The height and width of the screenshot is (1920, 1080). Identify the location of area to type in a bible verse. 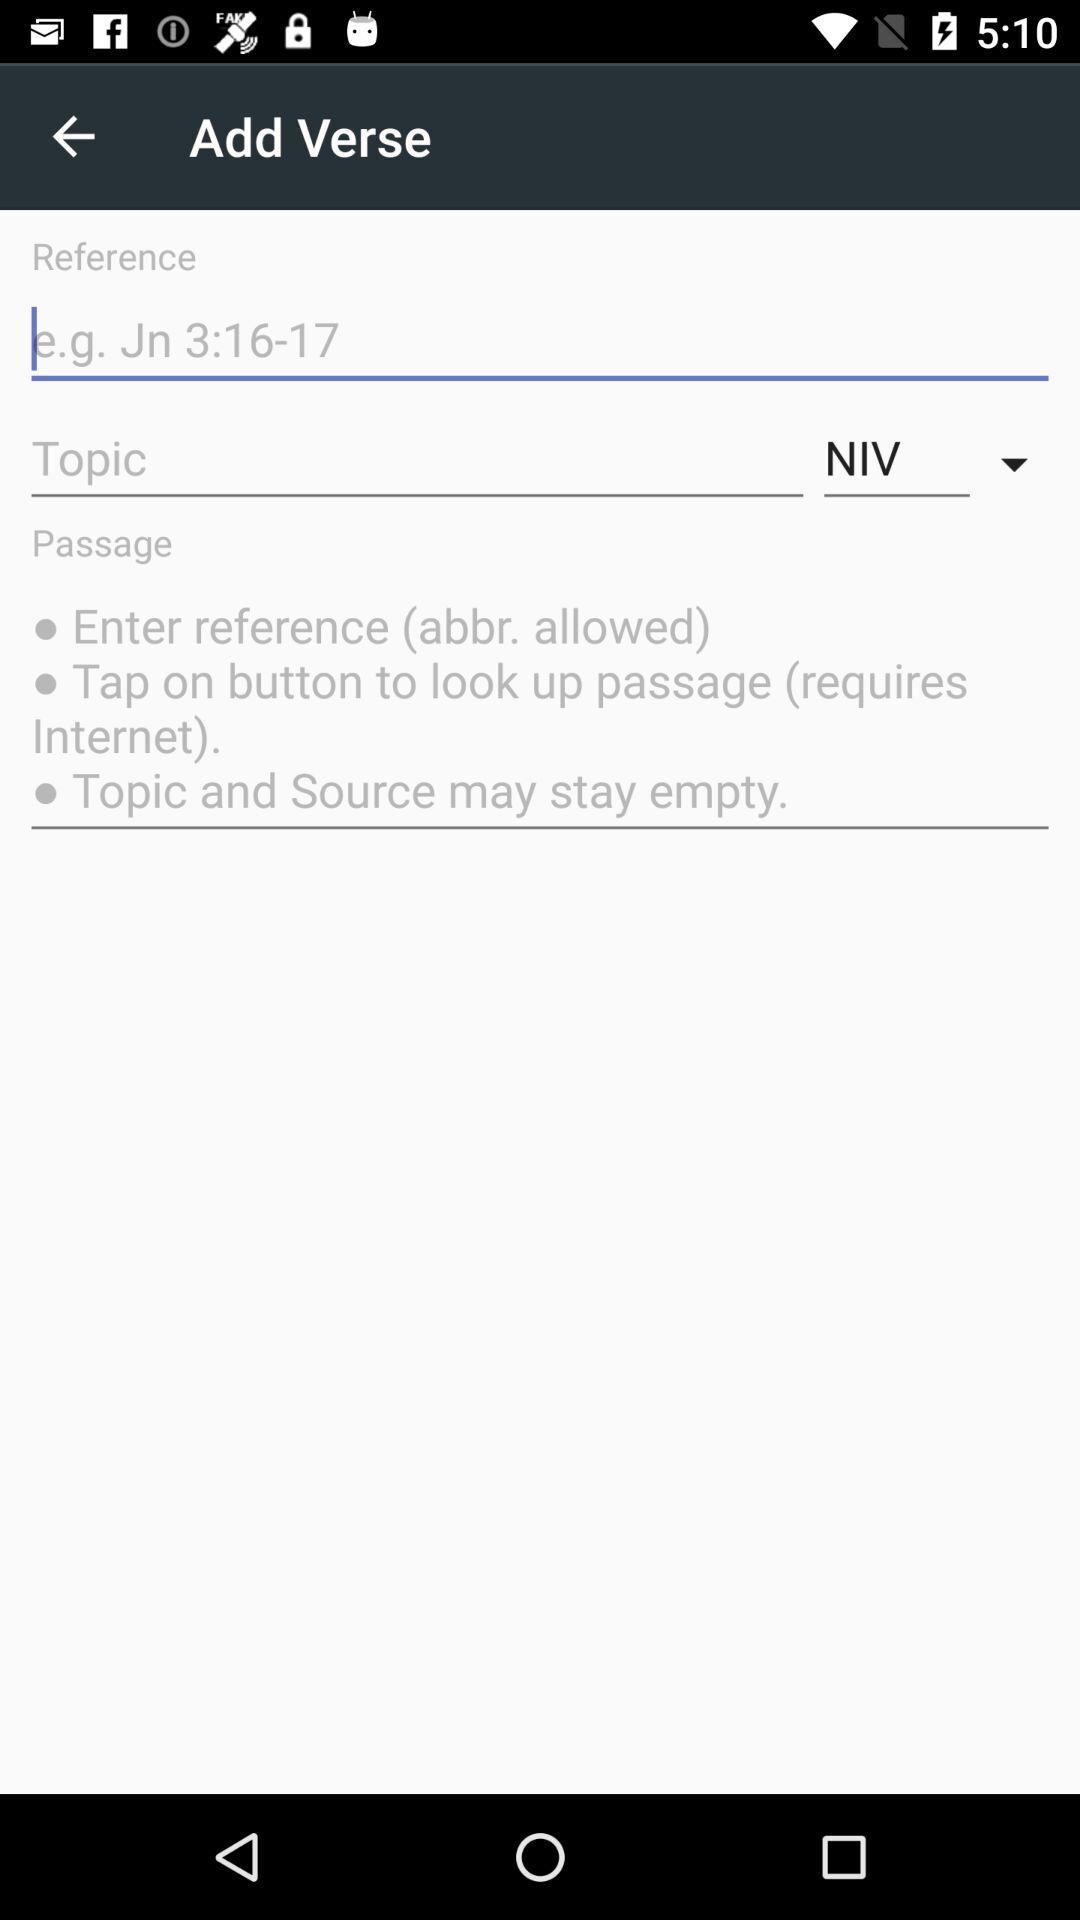
(540, 339).